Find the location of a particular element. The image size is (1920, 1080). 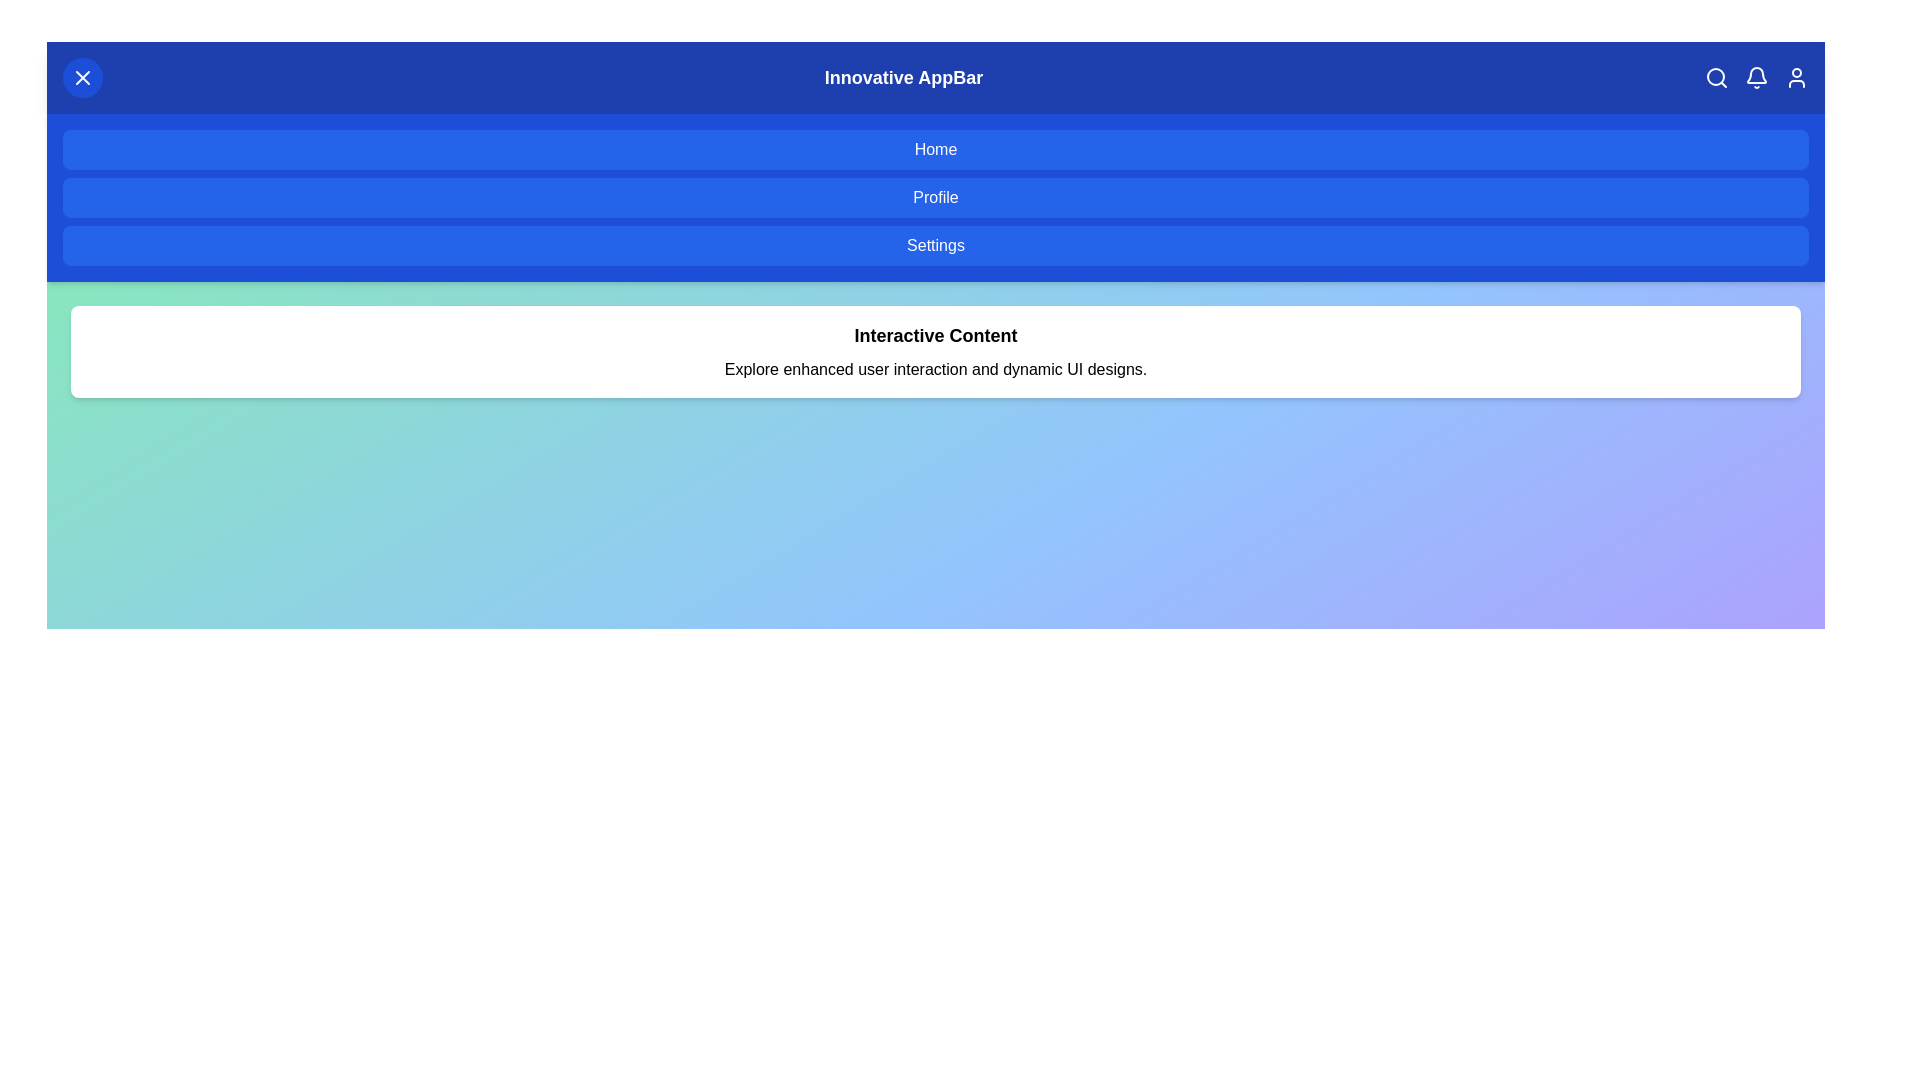

the Notifications icon in the header is located at coordinates (1755, 76).